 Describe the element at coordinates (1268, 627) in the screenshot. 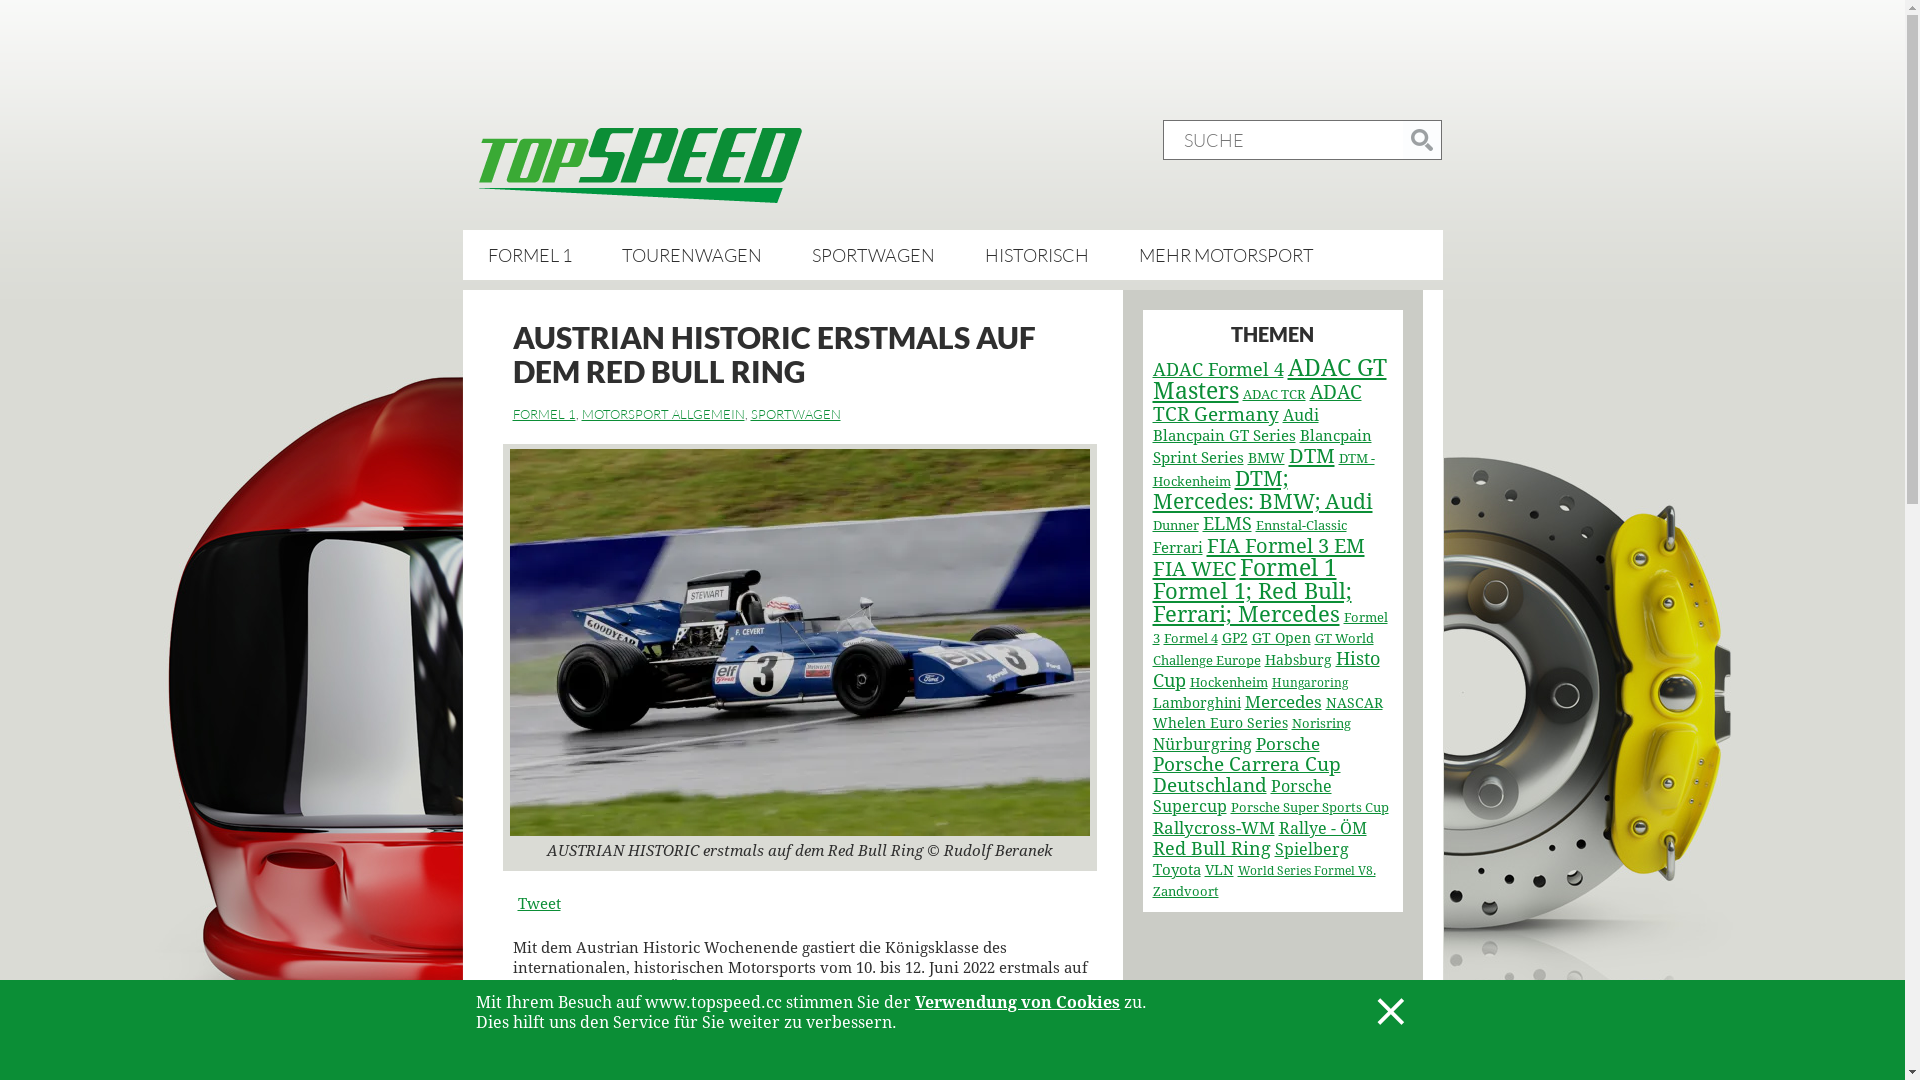

I see `'Formel 3'` at that location.